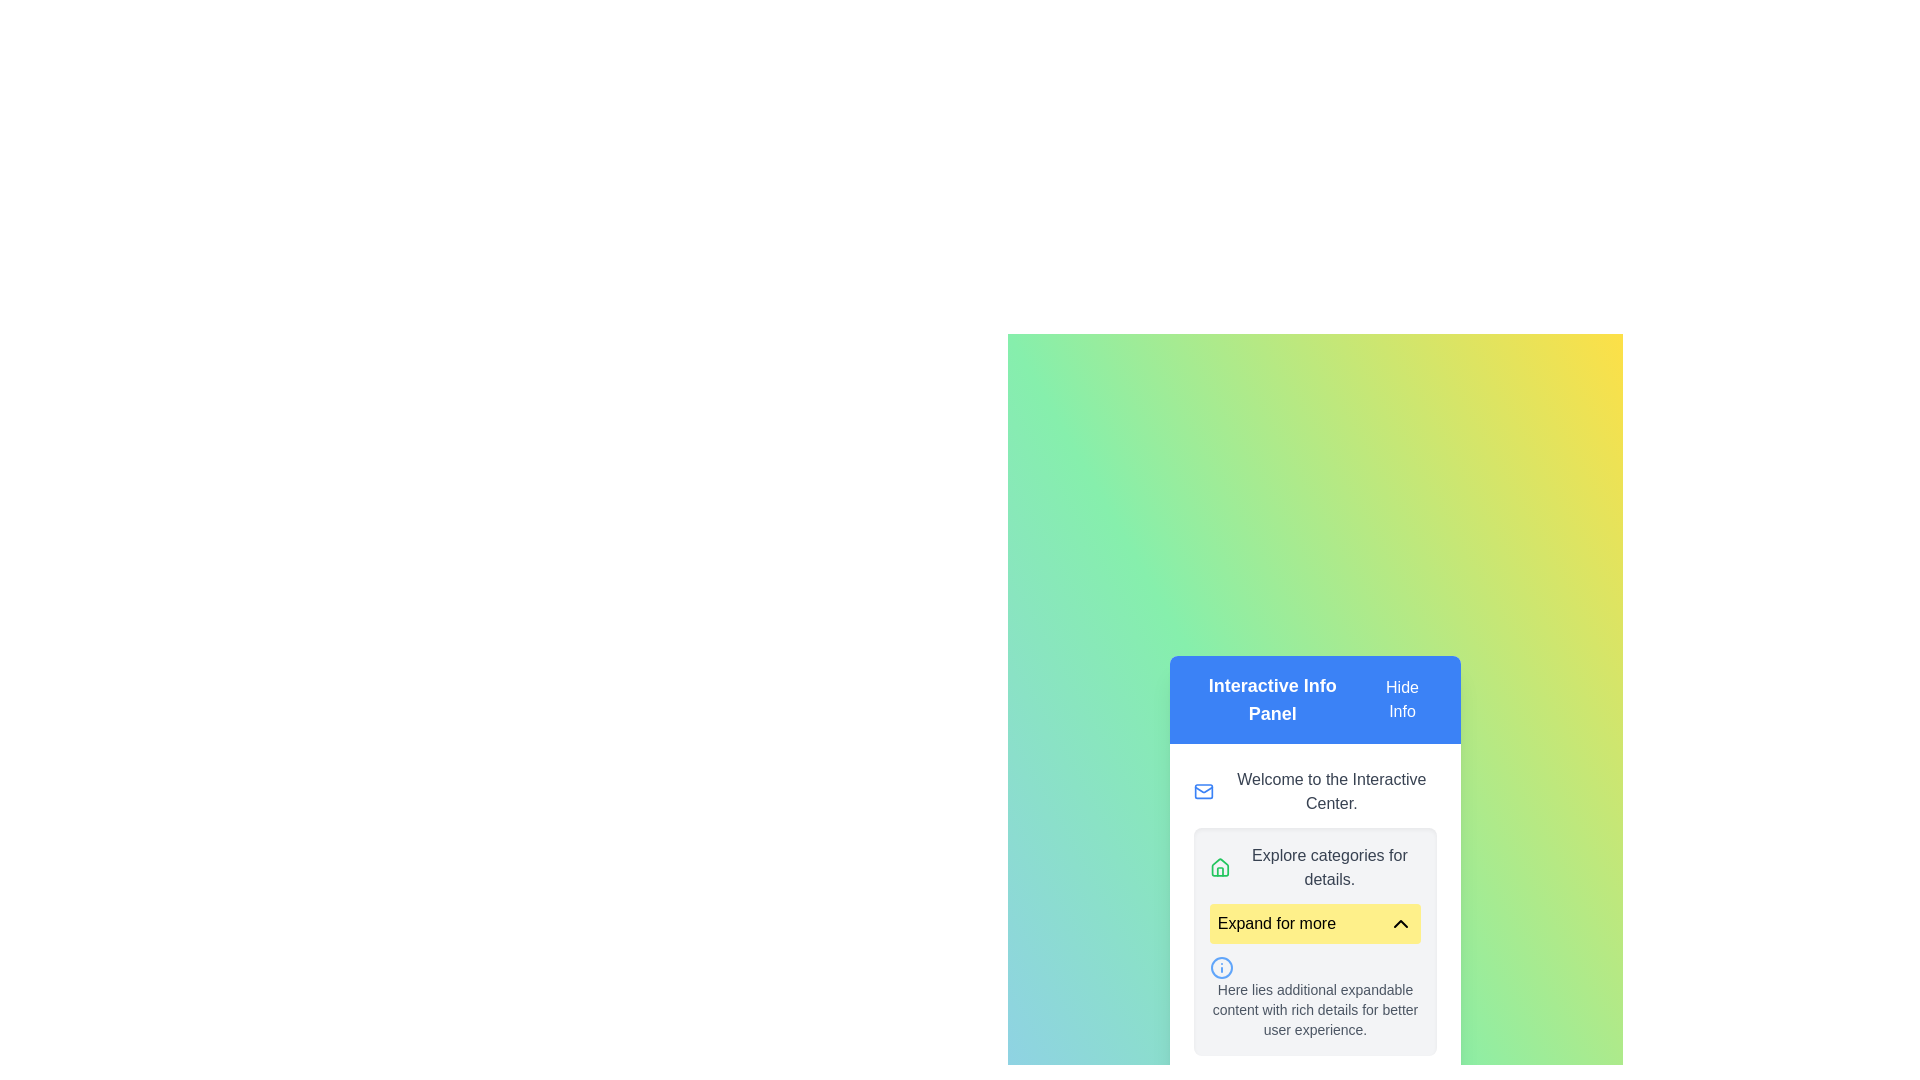  I want to click on the collapsible button located within the 'Interactive Info Panel' in the 'Explore categories for details' subsection, so click(1315, 924).